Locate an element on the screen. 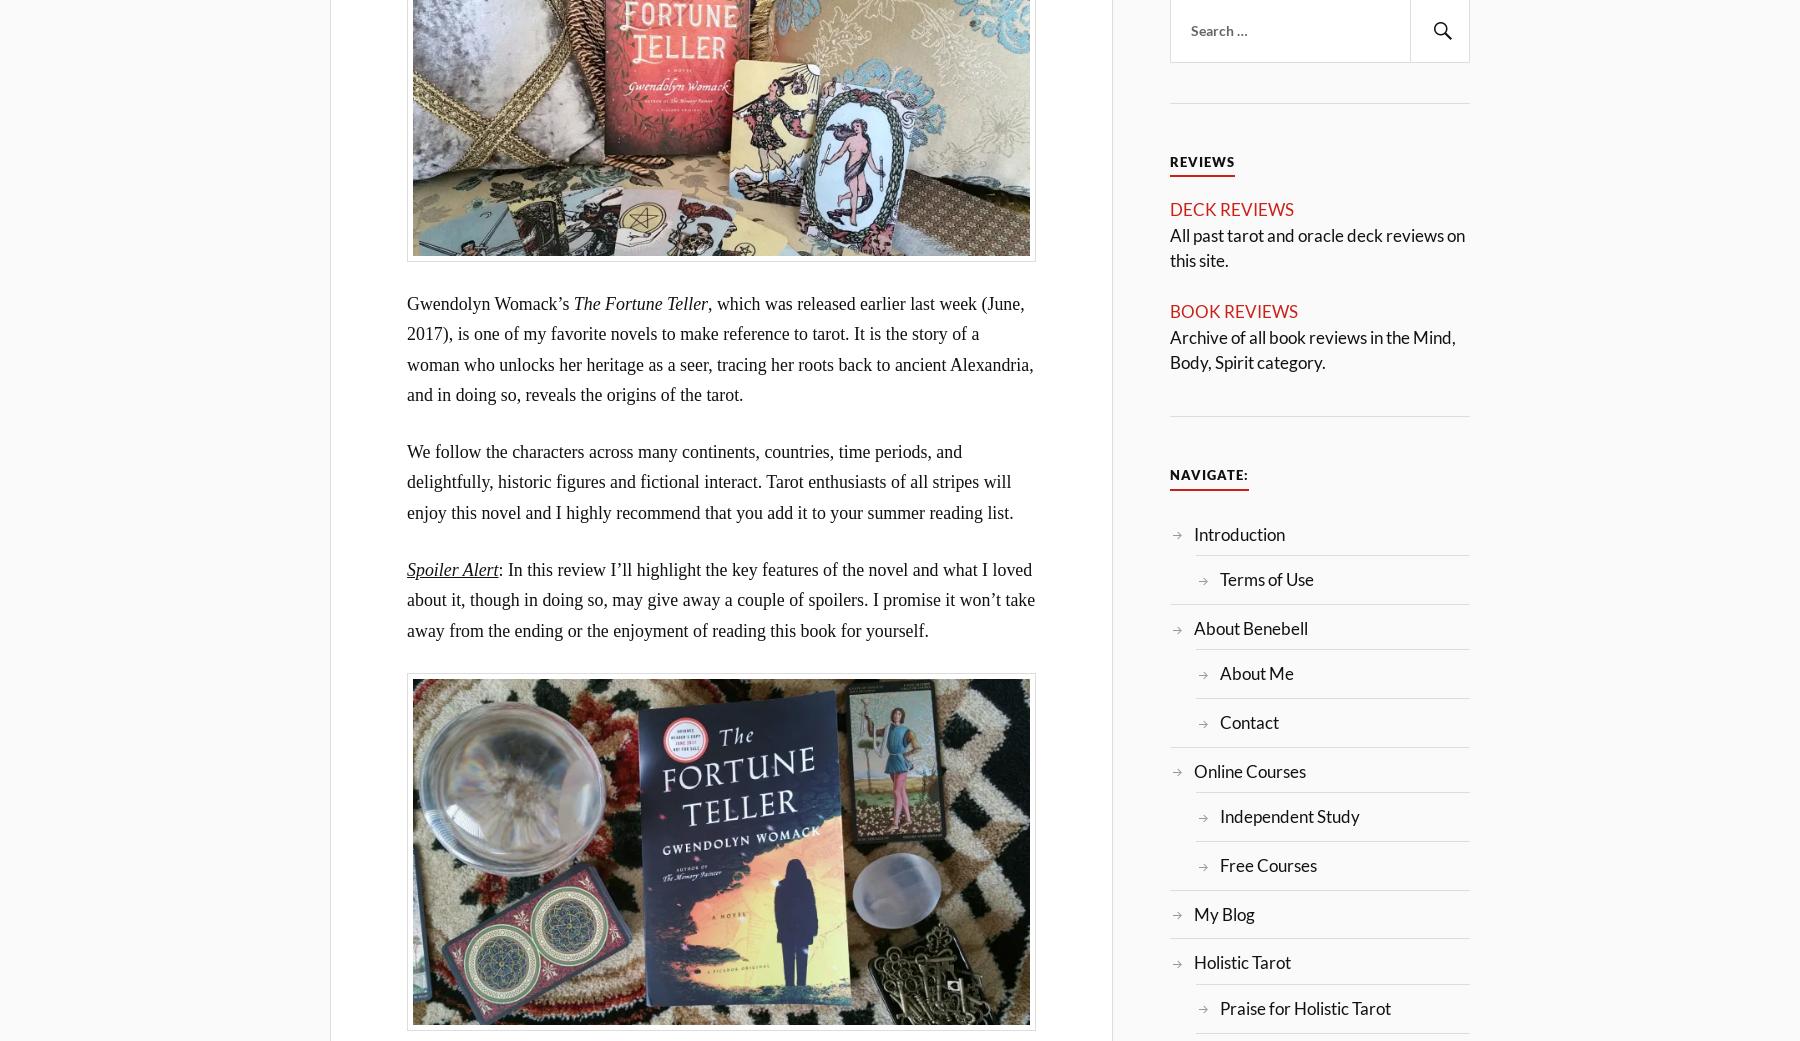  'My Blog' is located at coordinates (1223, 912).